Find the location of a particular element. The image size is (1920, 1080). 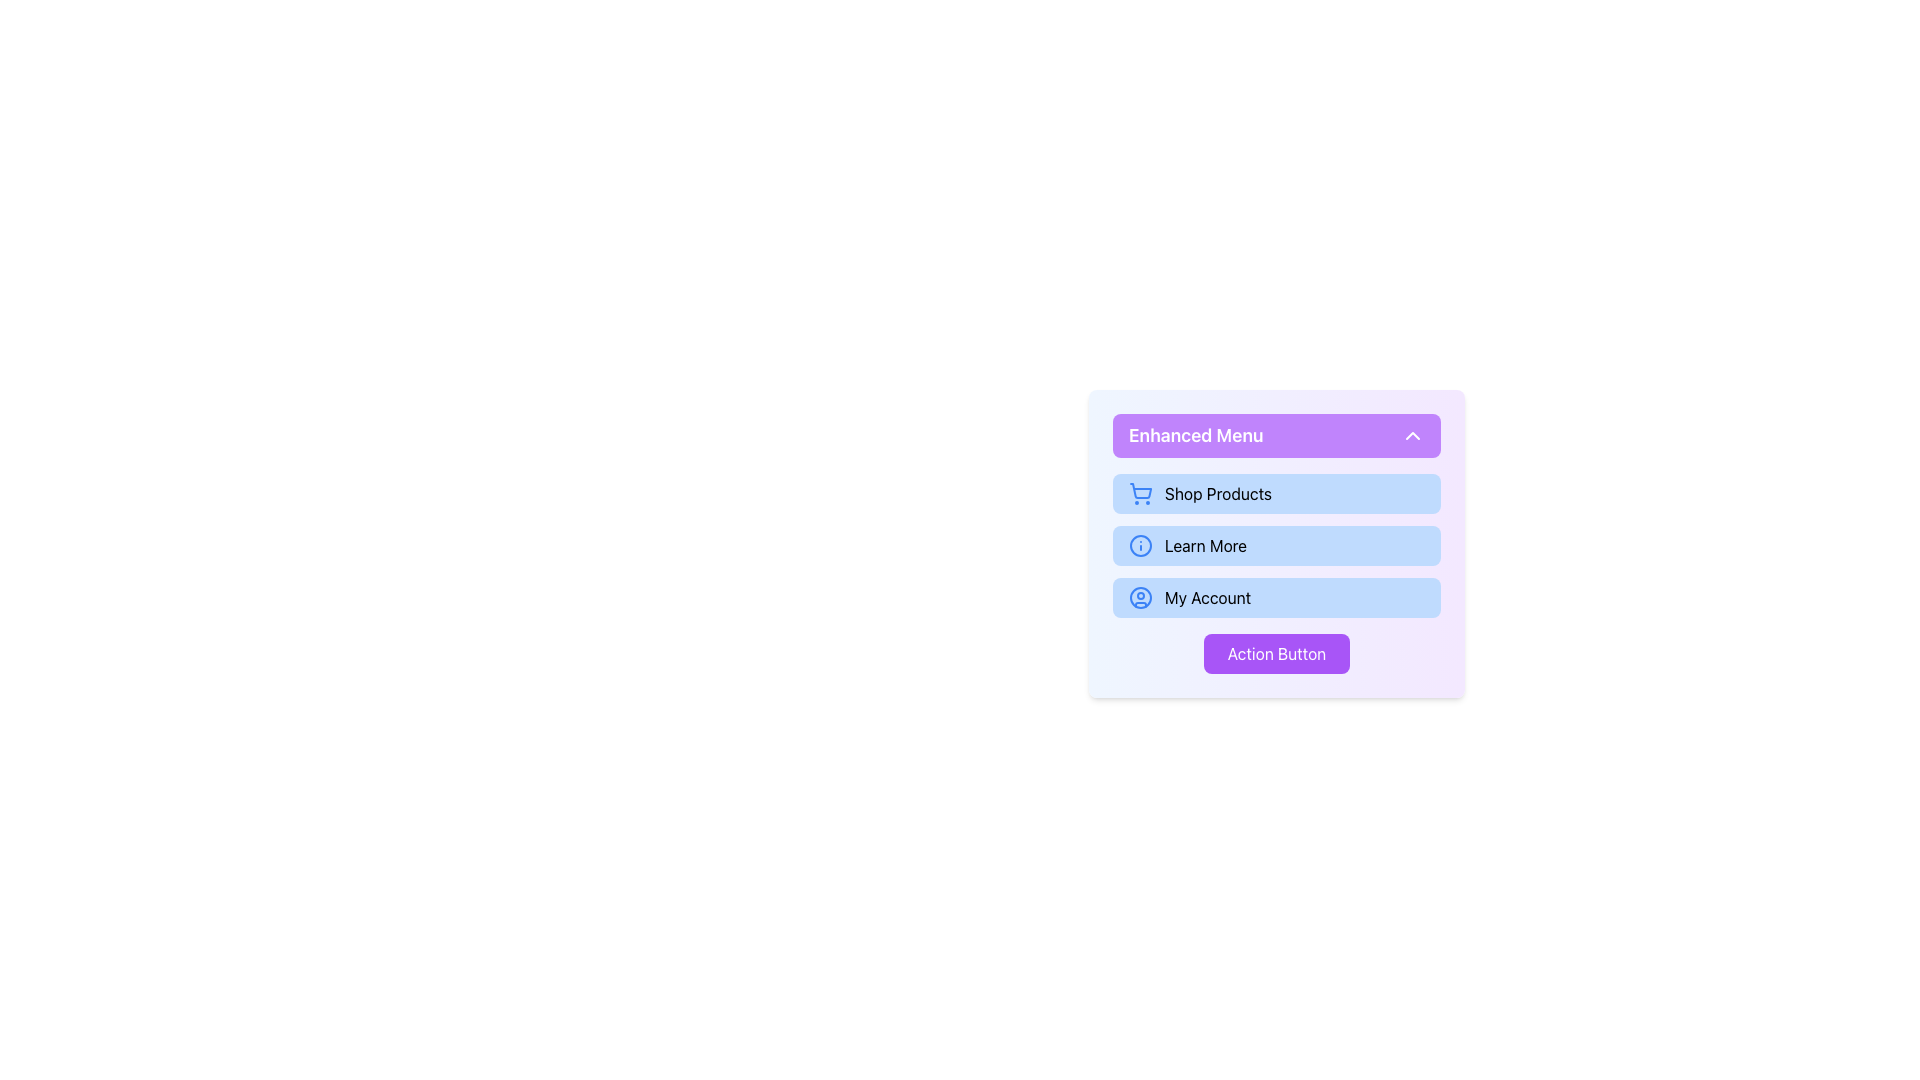

information of the shopping cart icon located in the upper section of the 'Shop Products' option is located at coordinates (1141, 491).